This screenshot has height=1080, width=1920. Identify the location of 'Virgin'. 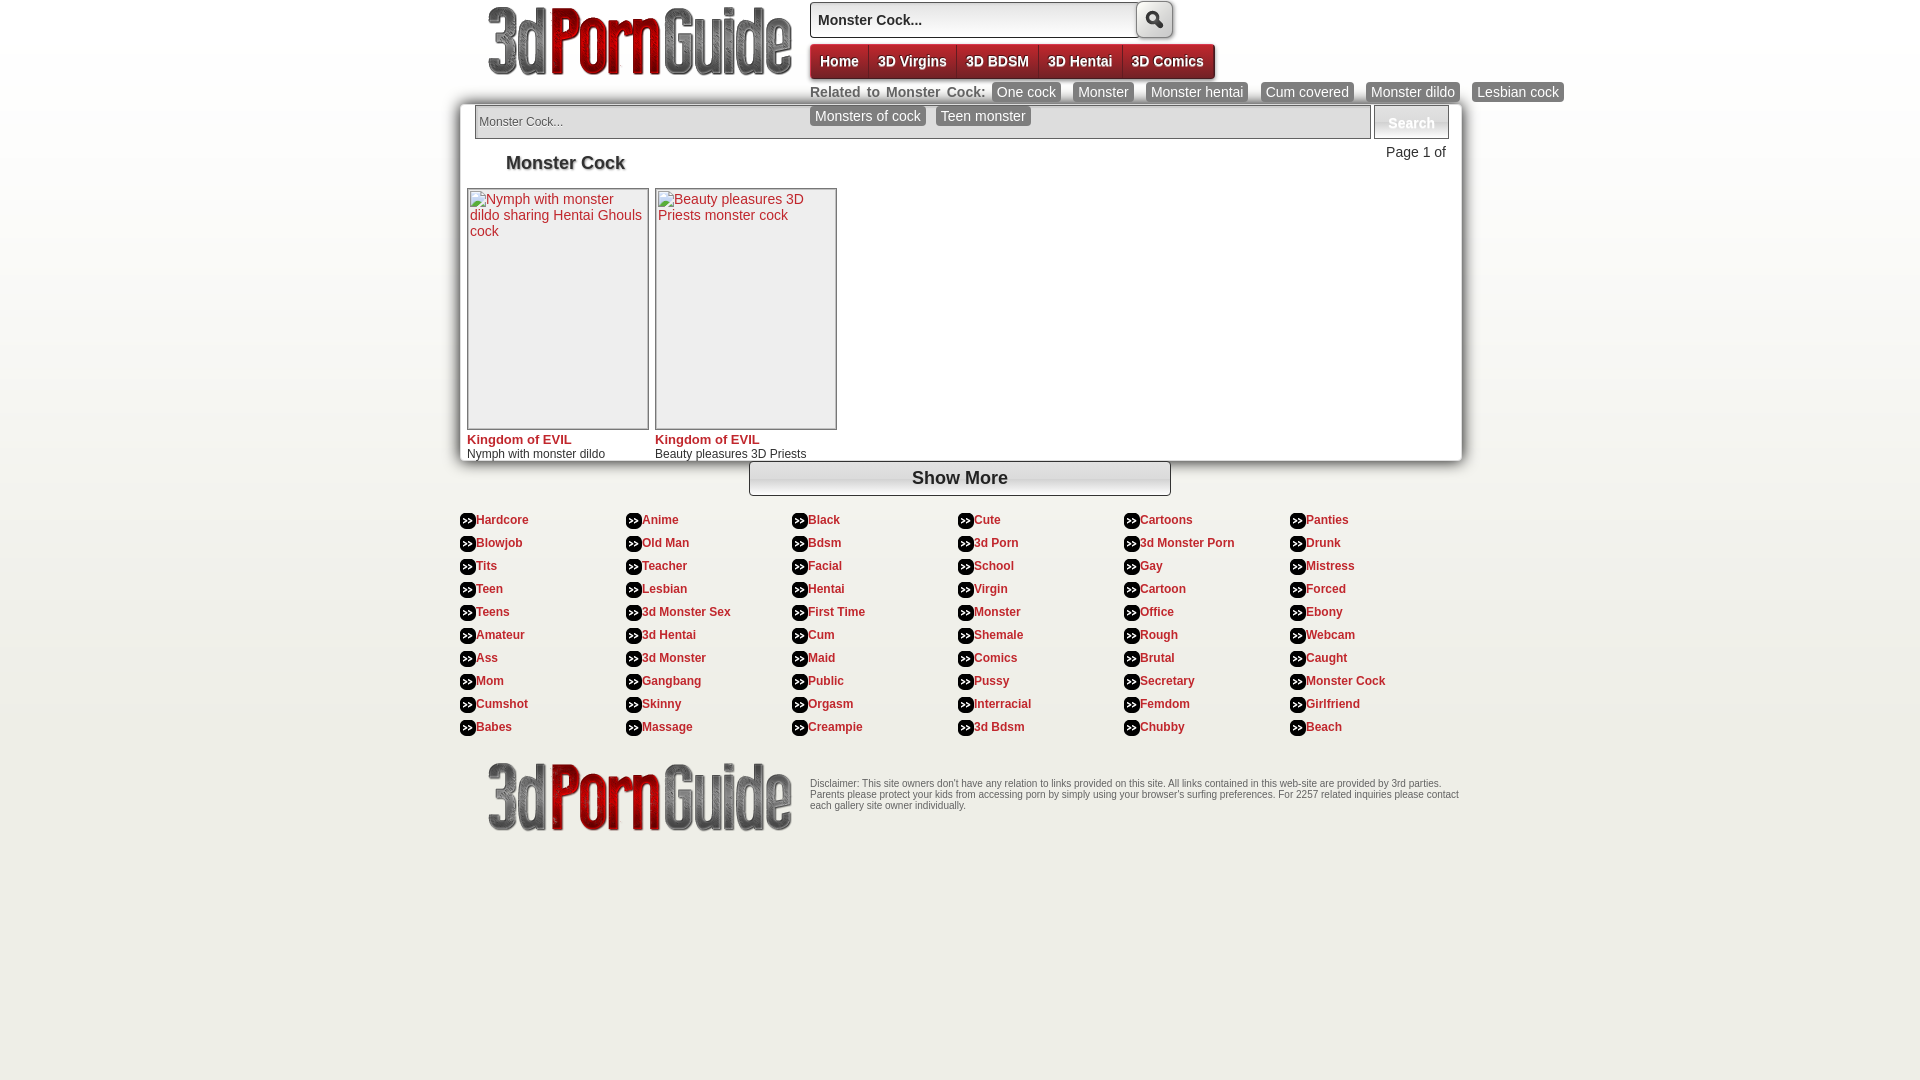
(990, 588).